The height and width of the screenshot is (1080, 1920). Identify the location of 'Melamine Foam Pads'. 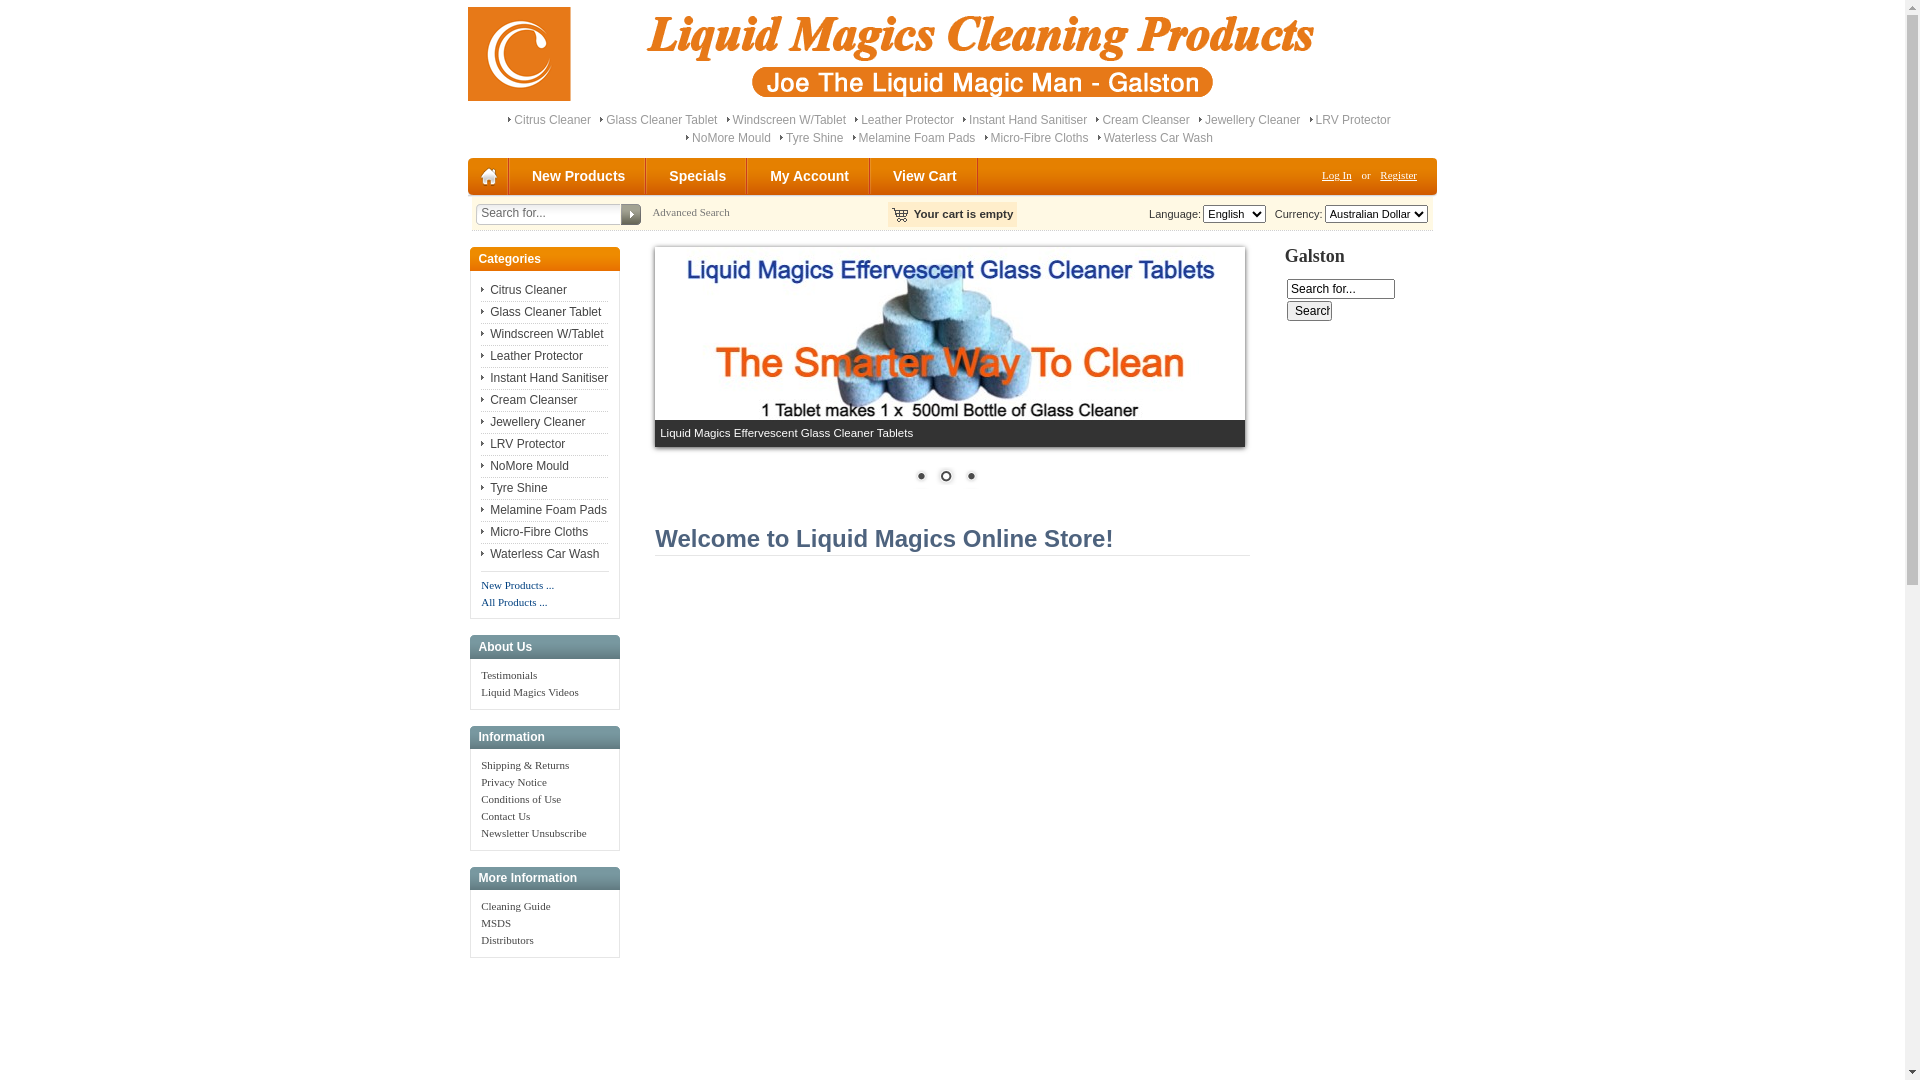
(916, 137).